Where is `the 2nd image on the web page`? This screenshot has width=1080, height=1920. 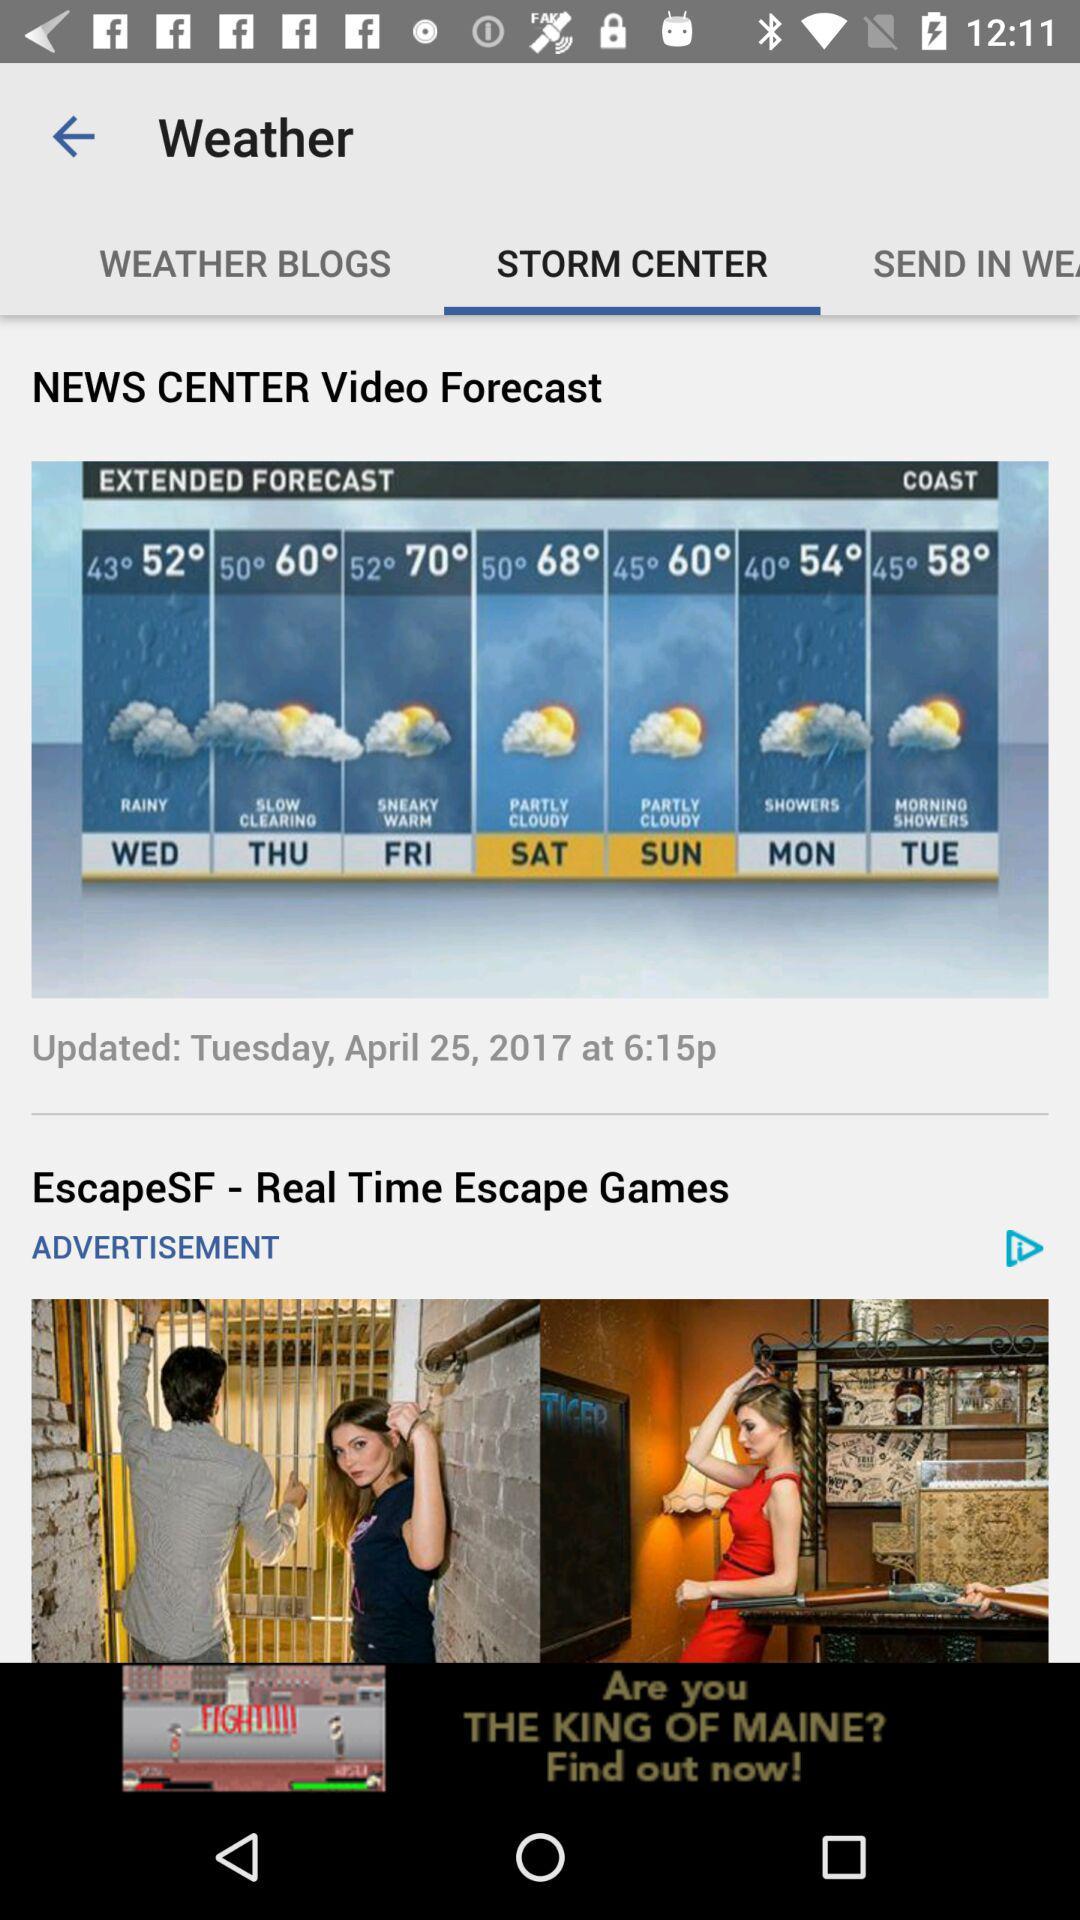 the 2nd image on the web page is located at coordinates (540, 1481).